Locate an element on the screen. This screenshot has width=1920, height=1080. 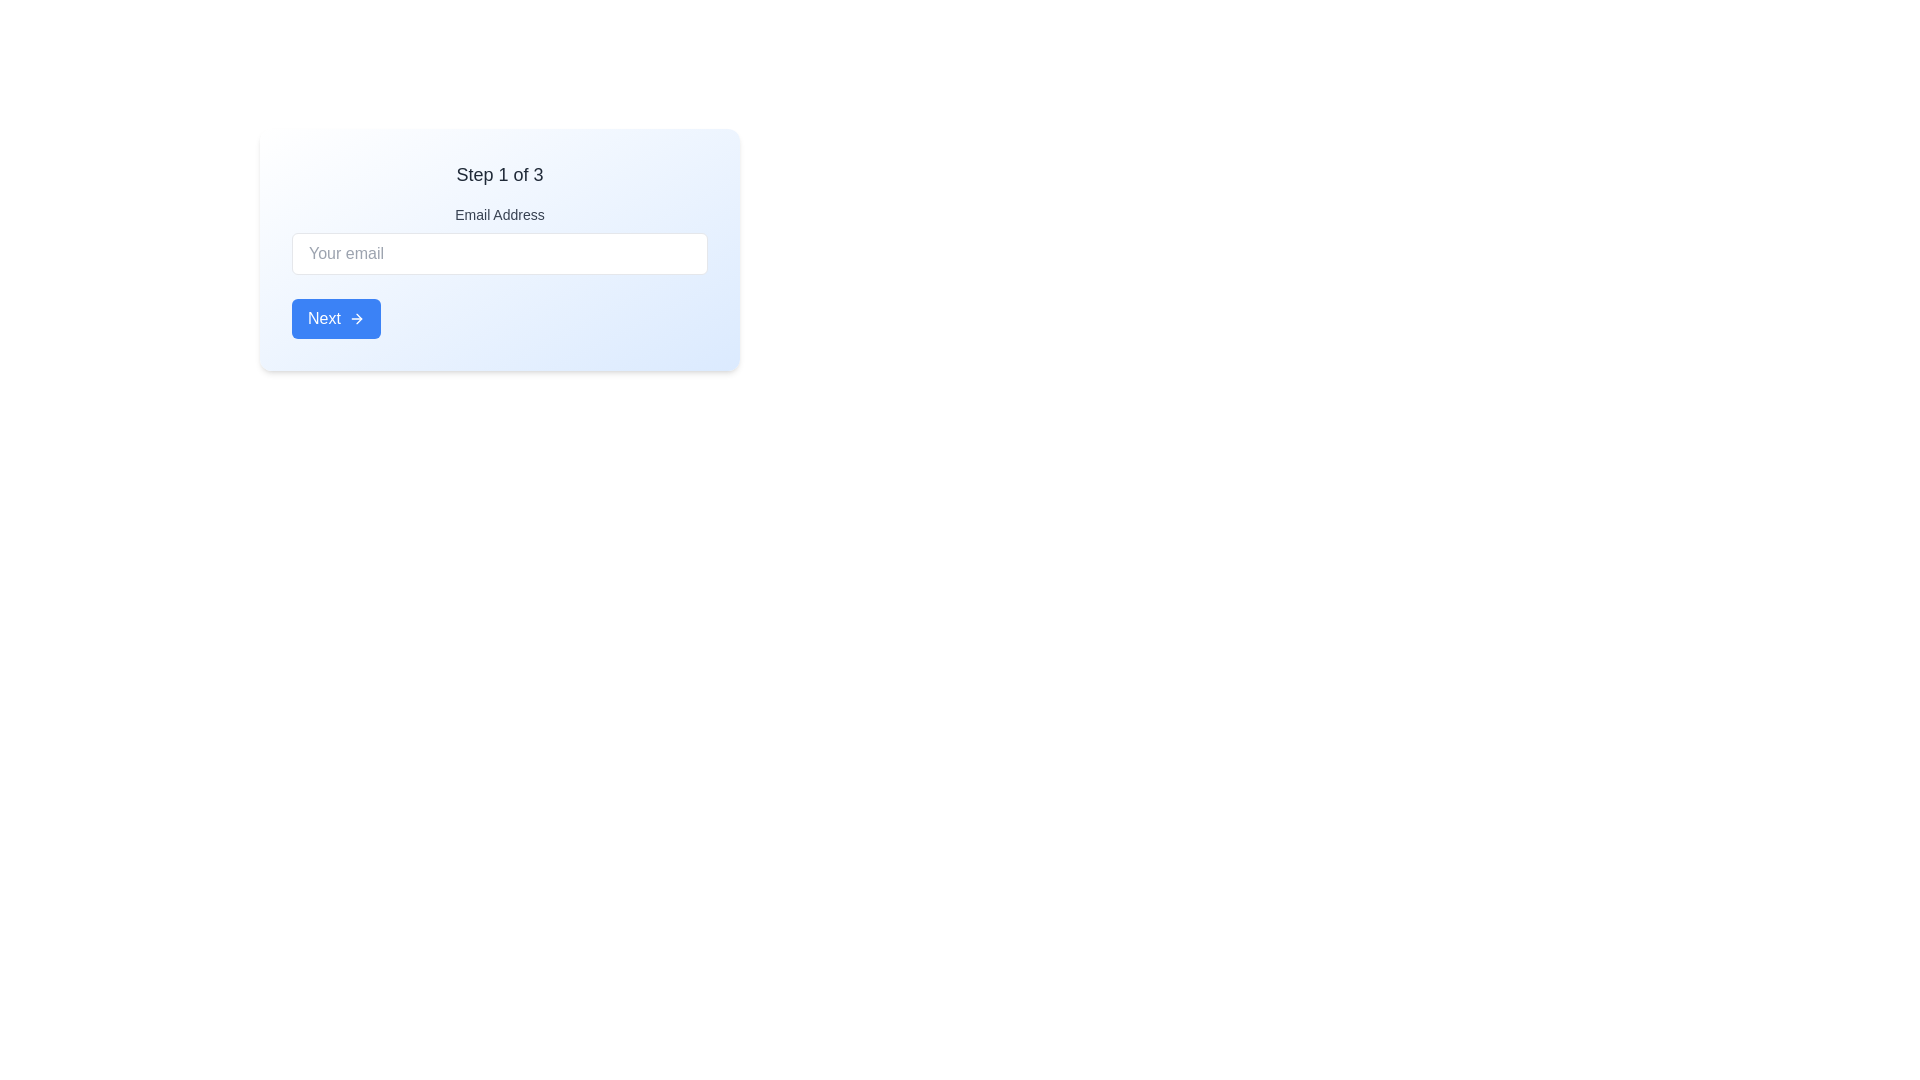
the rightward arrow icon located immediately to the right of the 'Next' text label within a blue rounded rectangle button is located at coordinates (356, 318).